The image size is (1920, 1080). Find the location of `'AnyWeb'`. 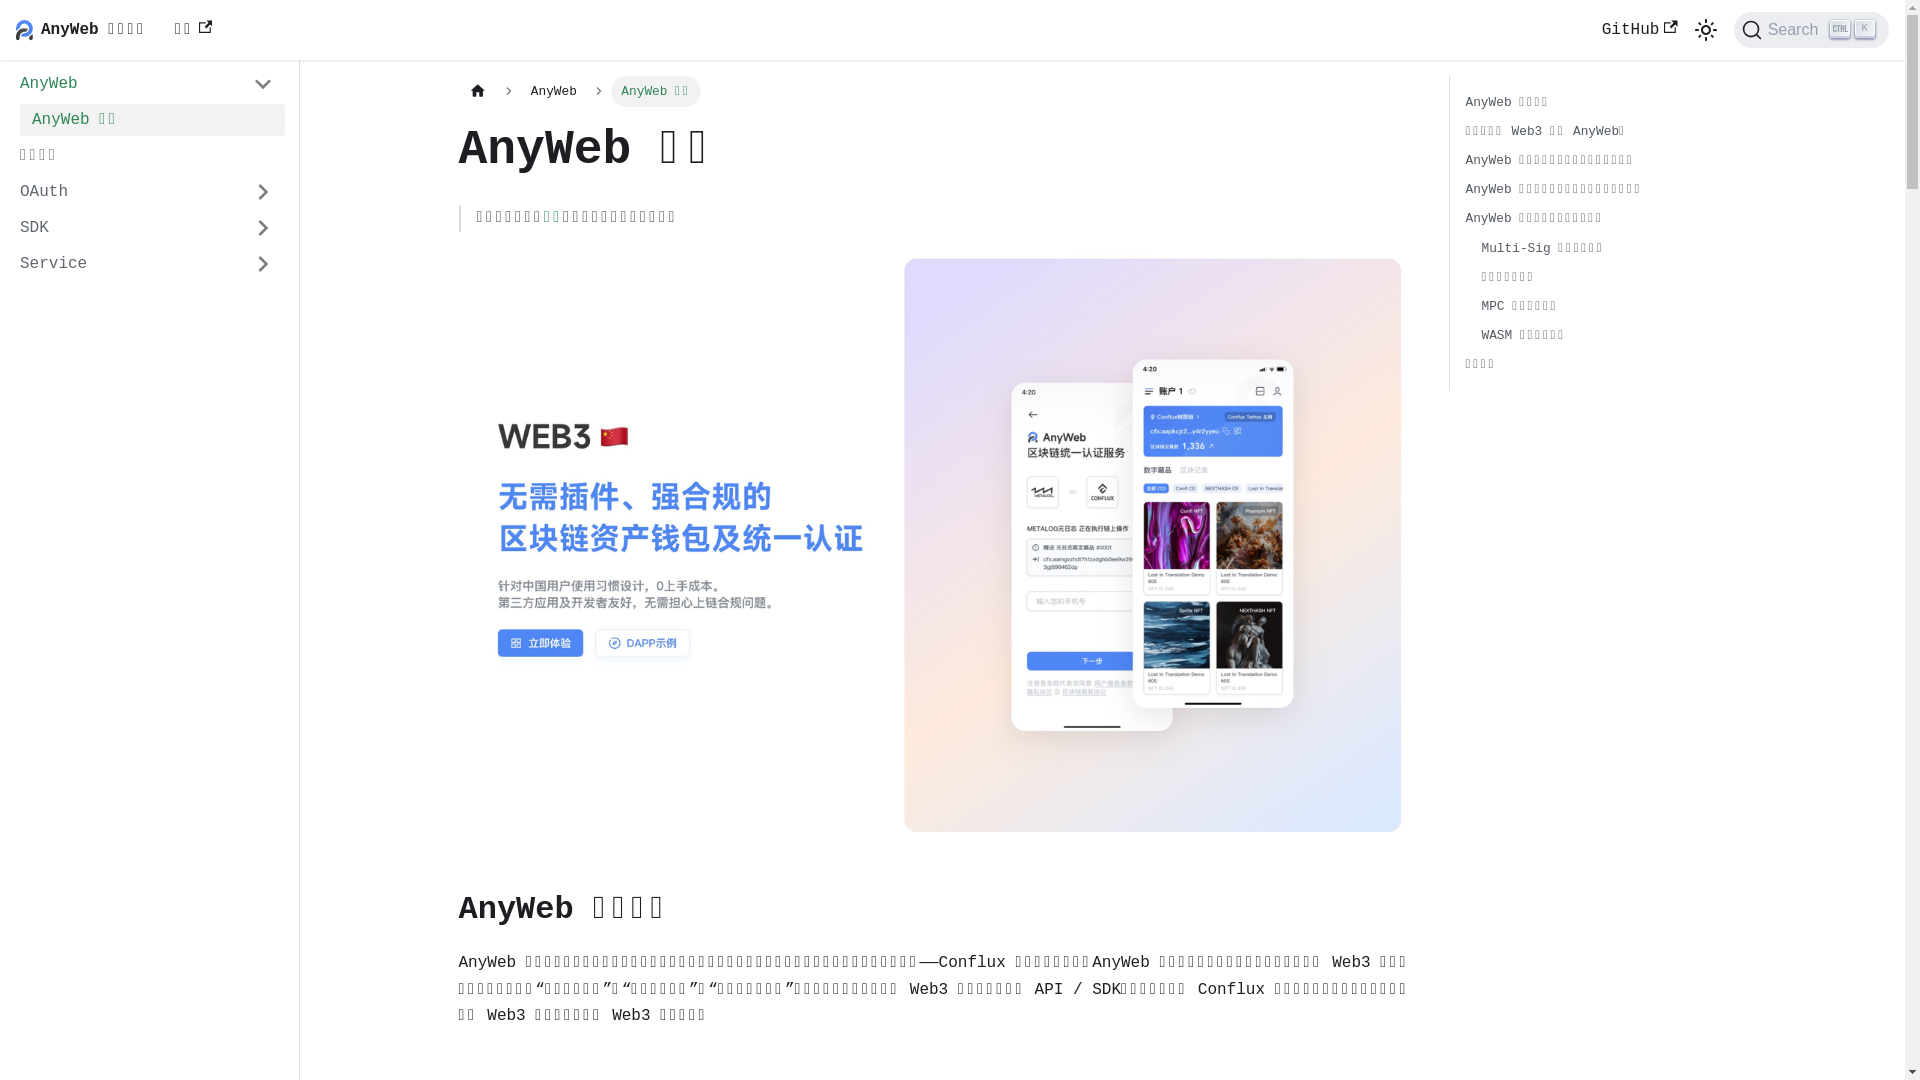

'AnyWeb' is located at coordinates (145, 83).